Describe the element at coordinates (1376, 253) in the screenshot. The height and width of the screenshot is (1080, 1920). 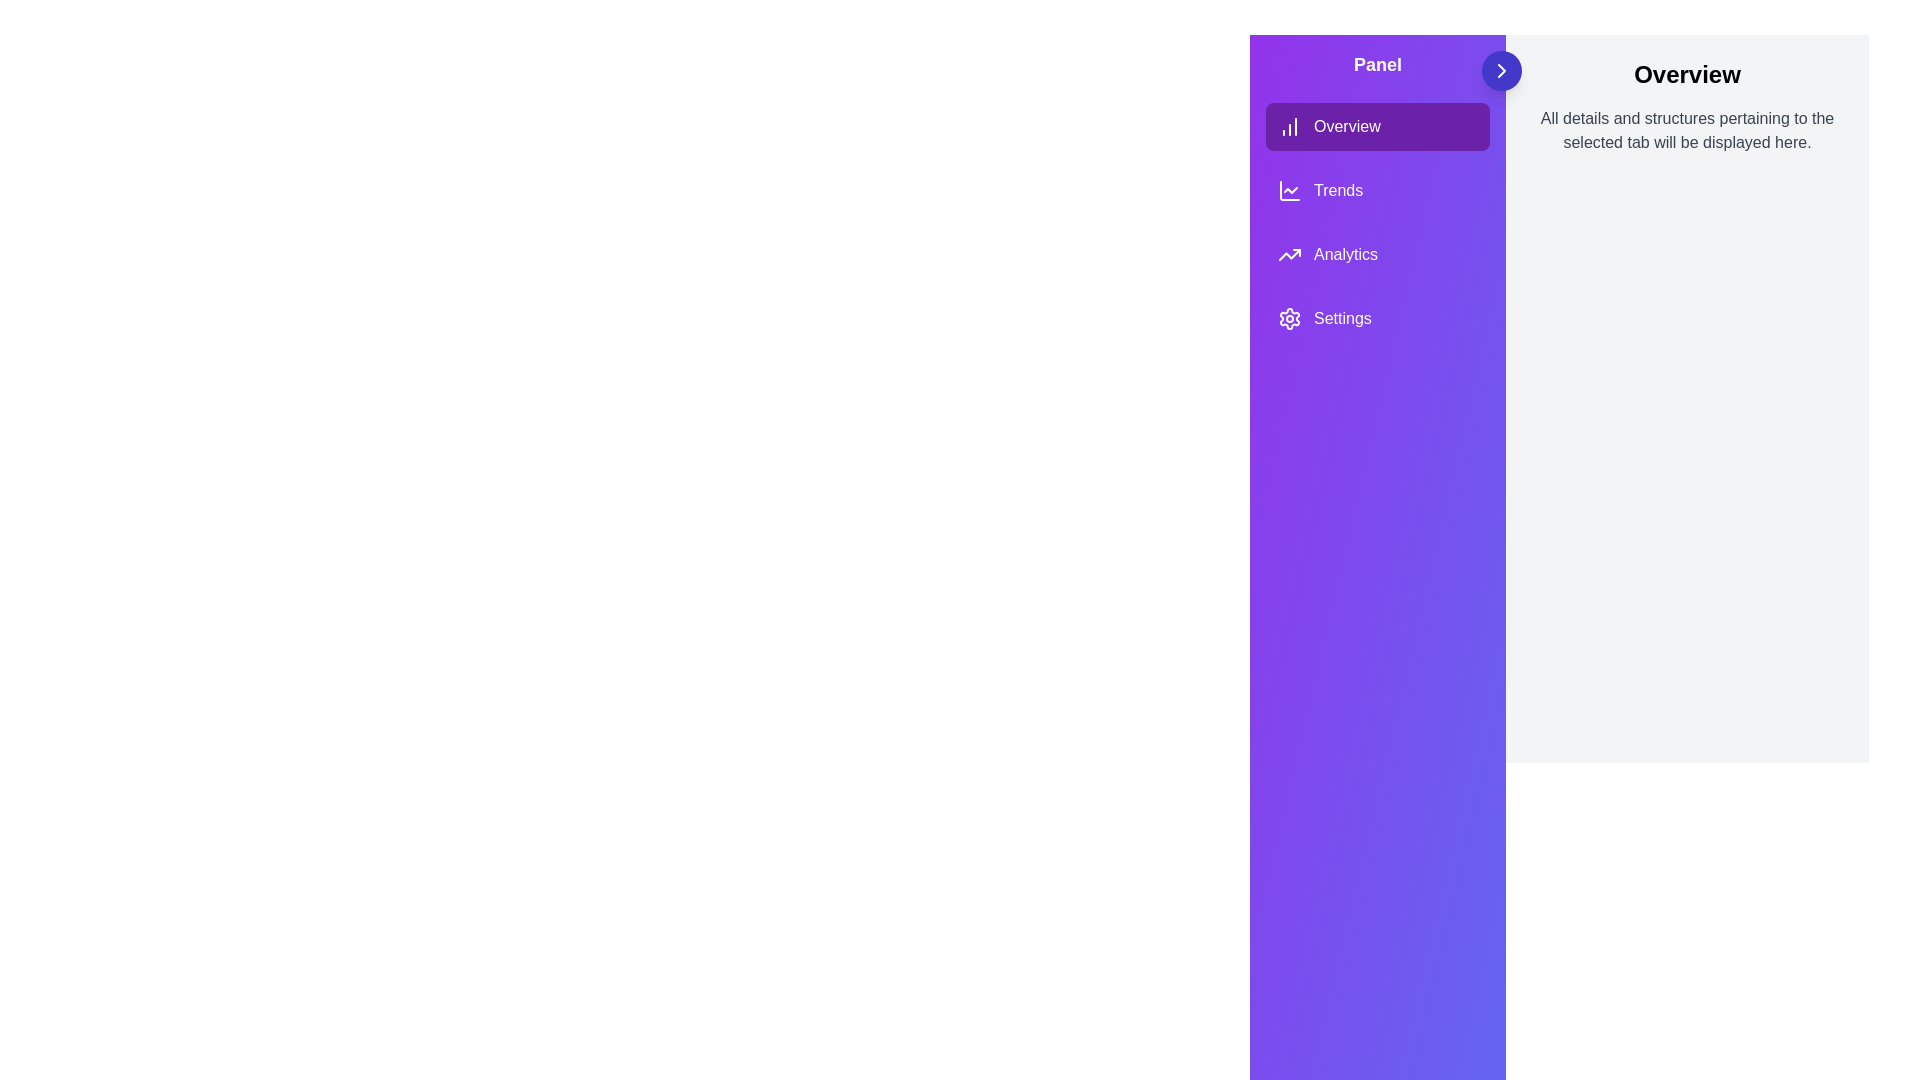
I see `the menu item labeled Analytics to see its hover effect` at that location.